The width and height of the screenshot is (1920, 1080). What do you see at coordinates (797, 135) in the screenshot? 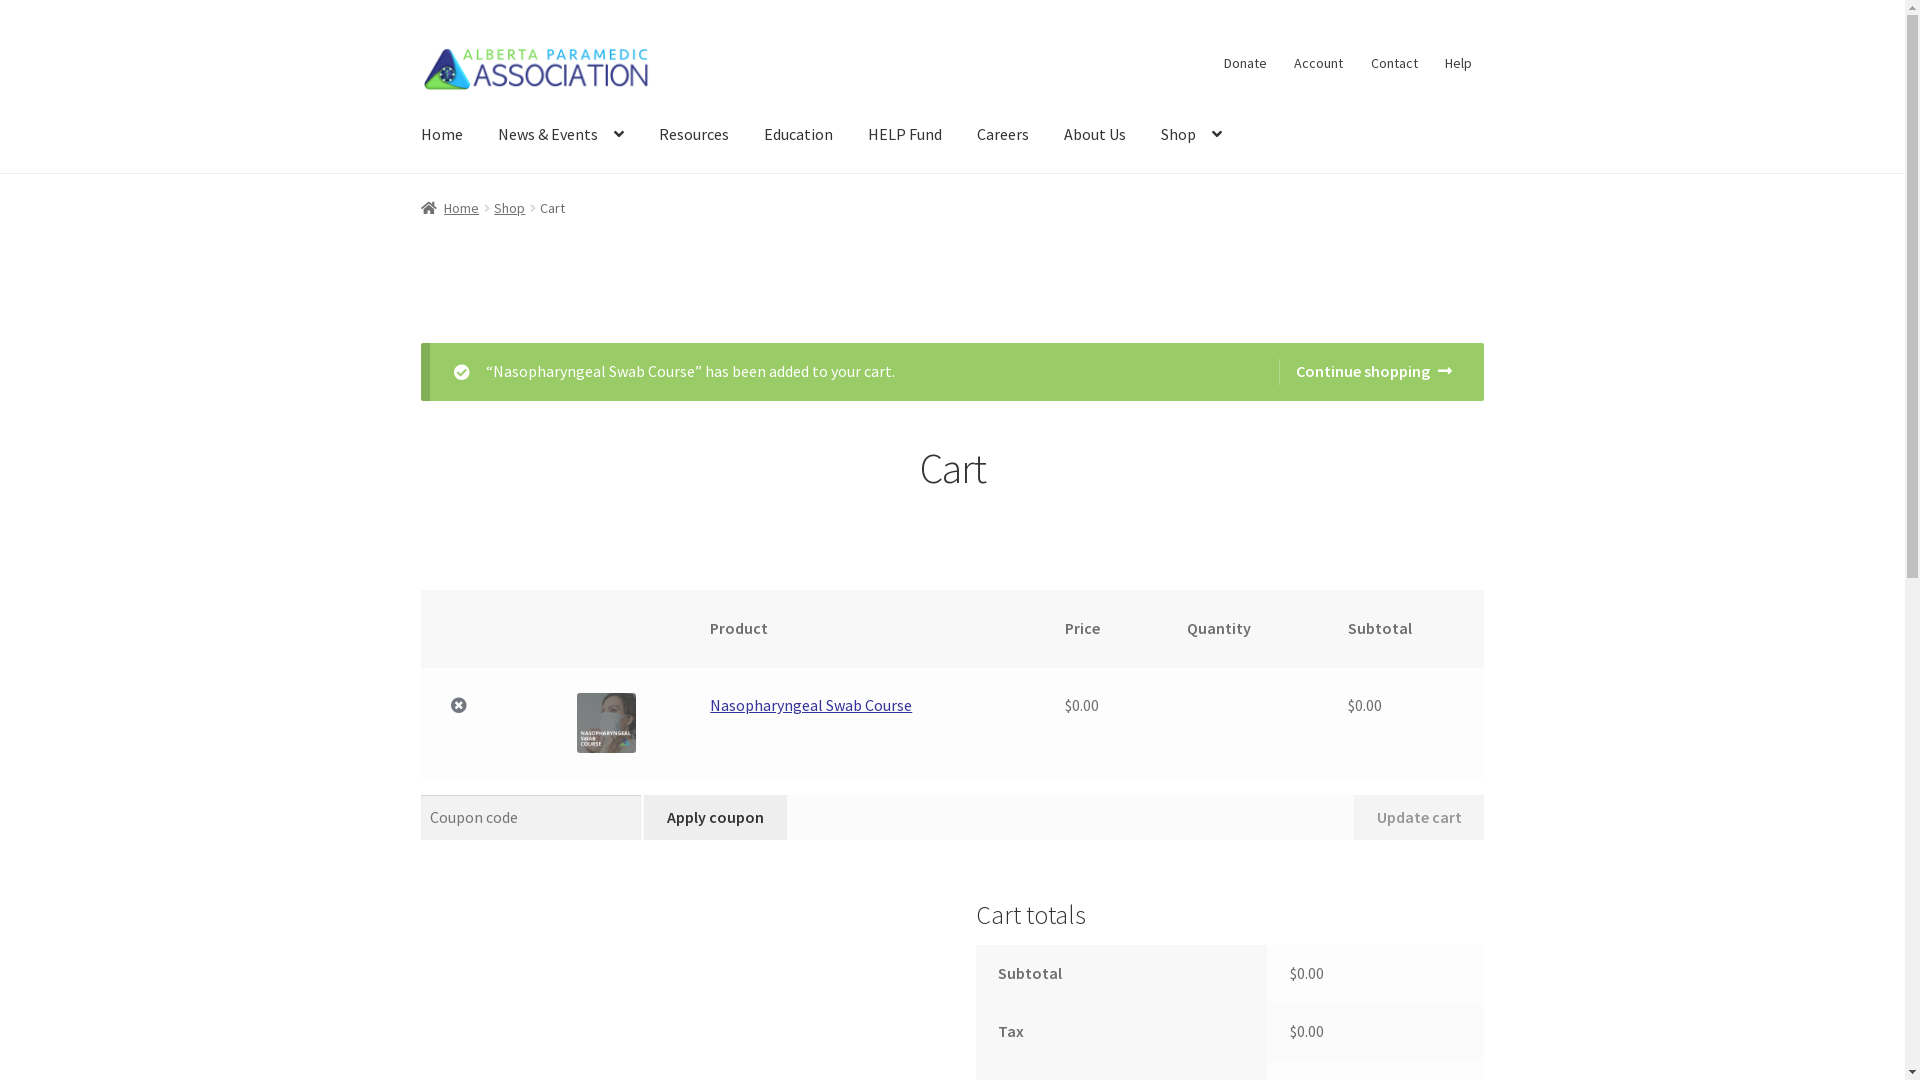
I see `'Education'` at bounding box center [797, 135].